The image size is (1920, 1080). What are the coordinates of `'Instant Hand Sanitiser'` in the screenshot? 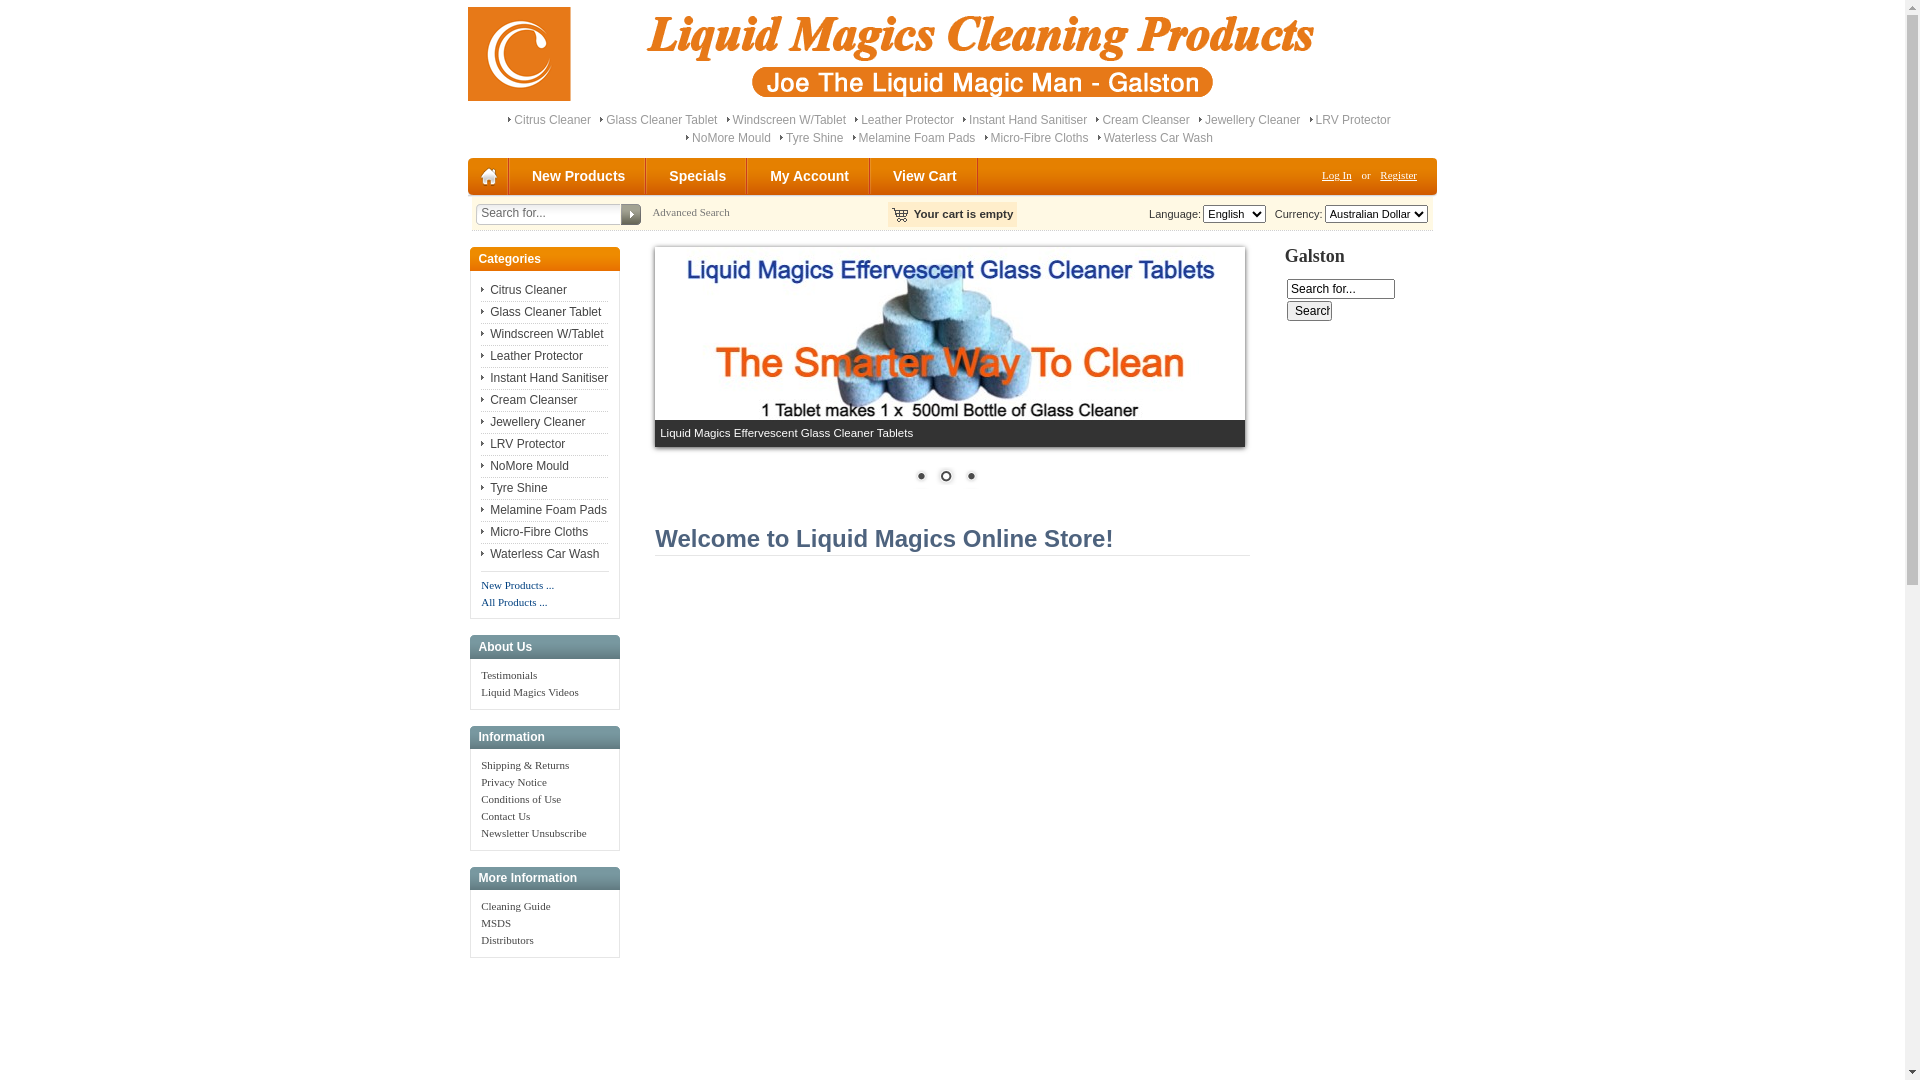 It's located at (544, 378).